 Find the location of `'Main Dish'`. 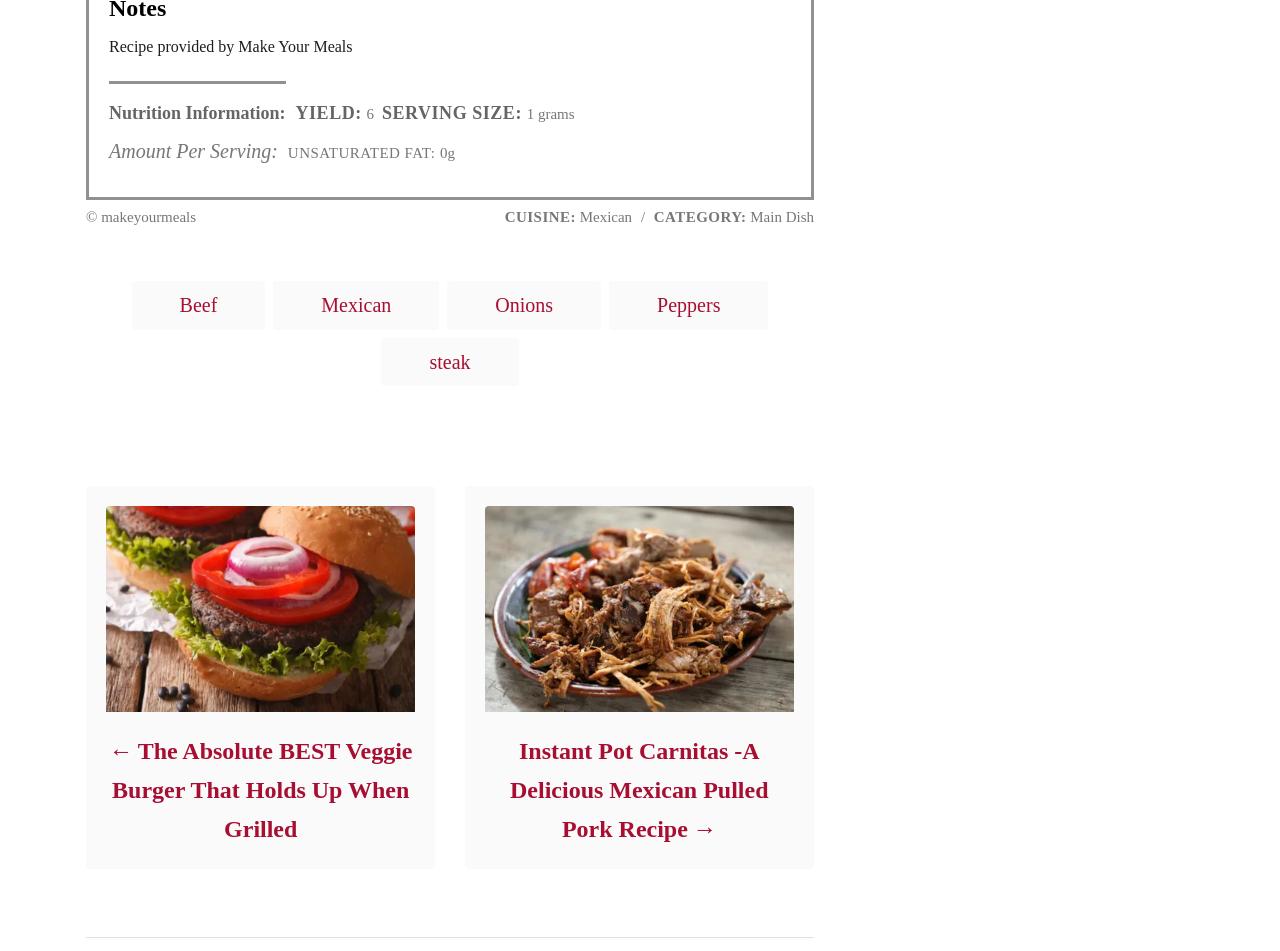

'Main Dish' is located at coordinates (779, 215).